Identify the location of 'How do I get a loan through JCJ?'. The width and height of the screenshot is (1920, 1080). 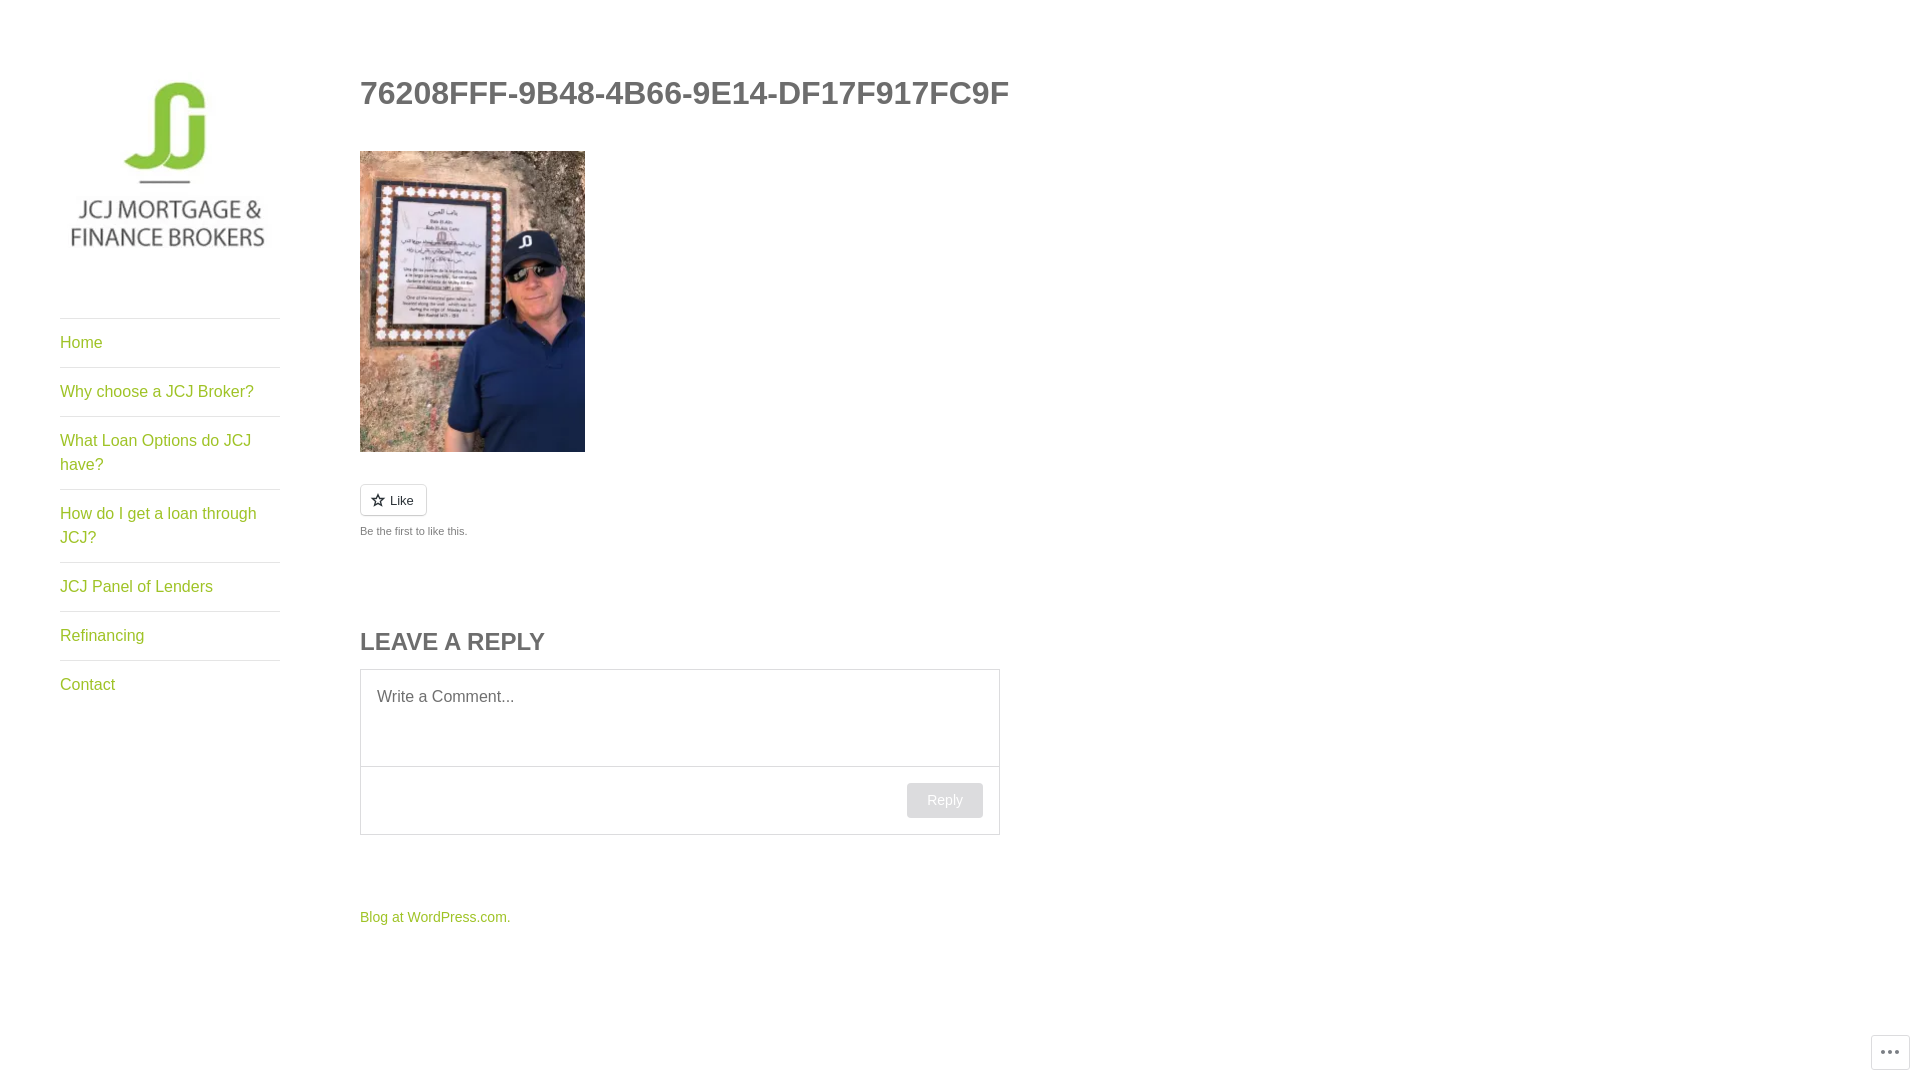
(169, 524).